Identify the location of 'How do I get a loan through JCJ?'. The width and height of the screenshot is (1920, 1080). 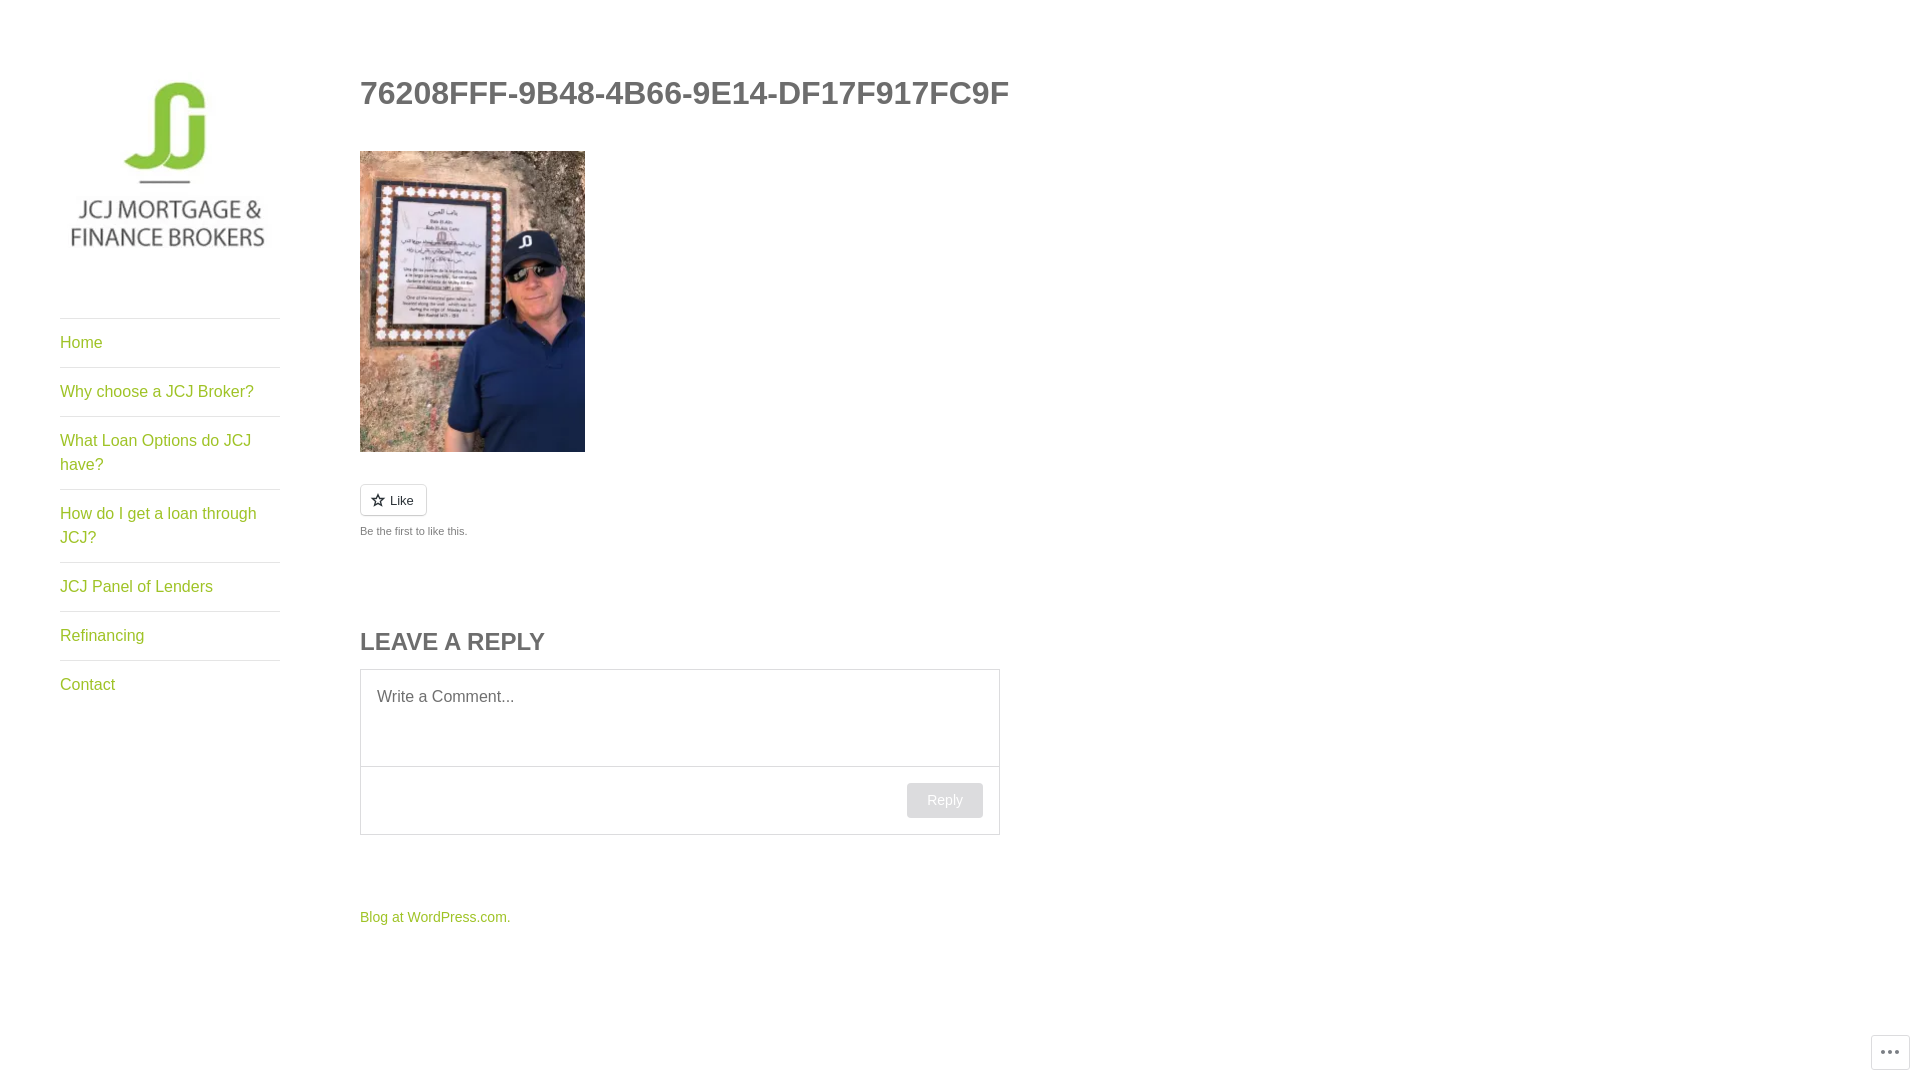
(169, 524).